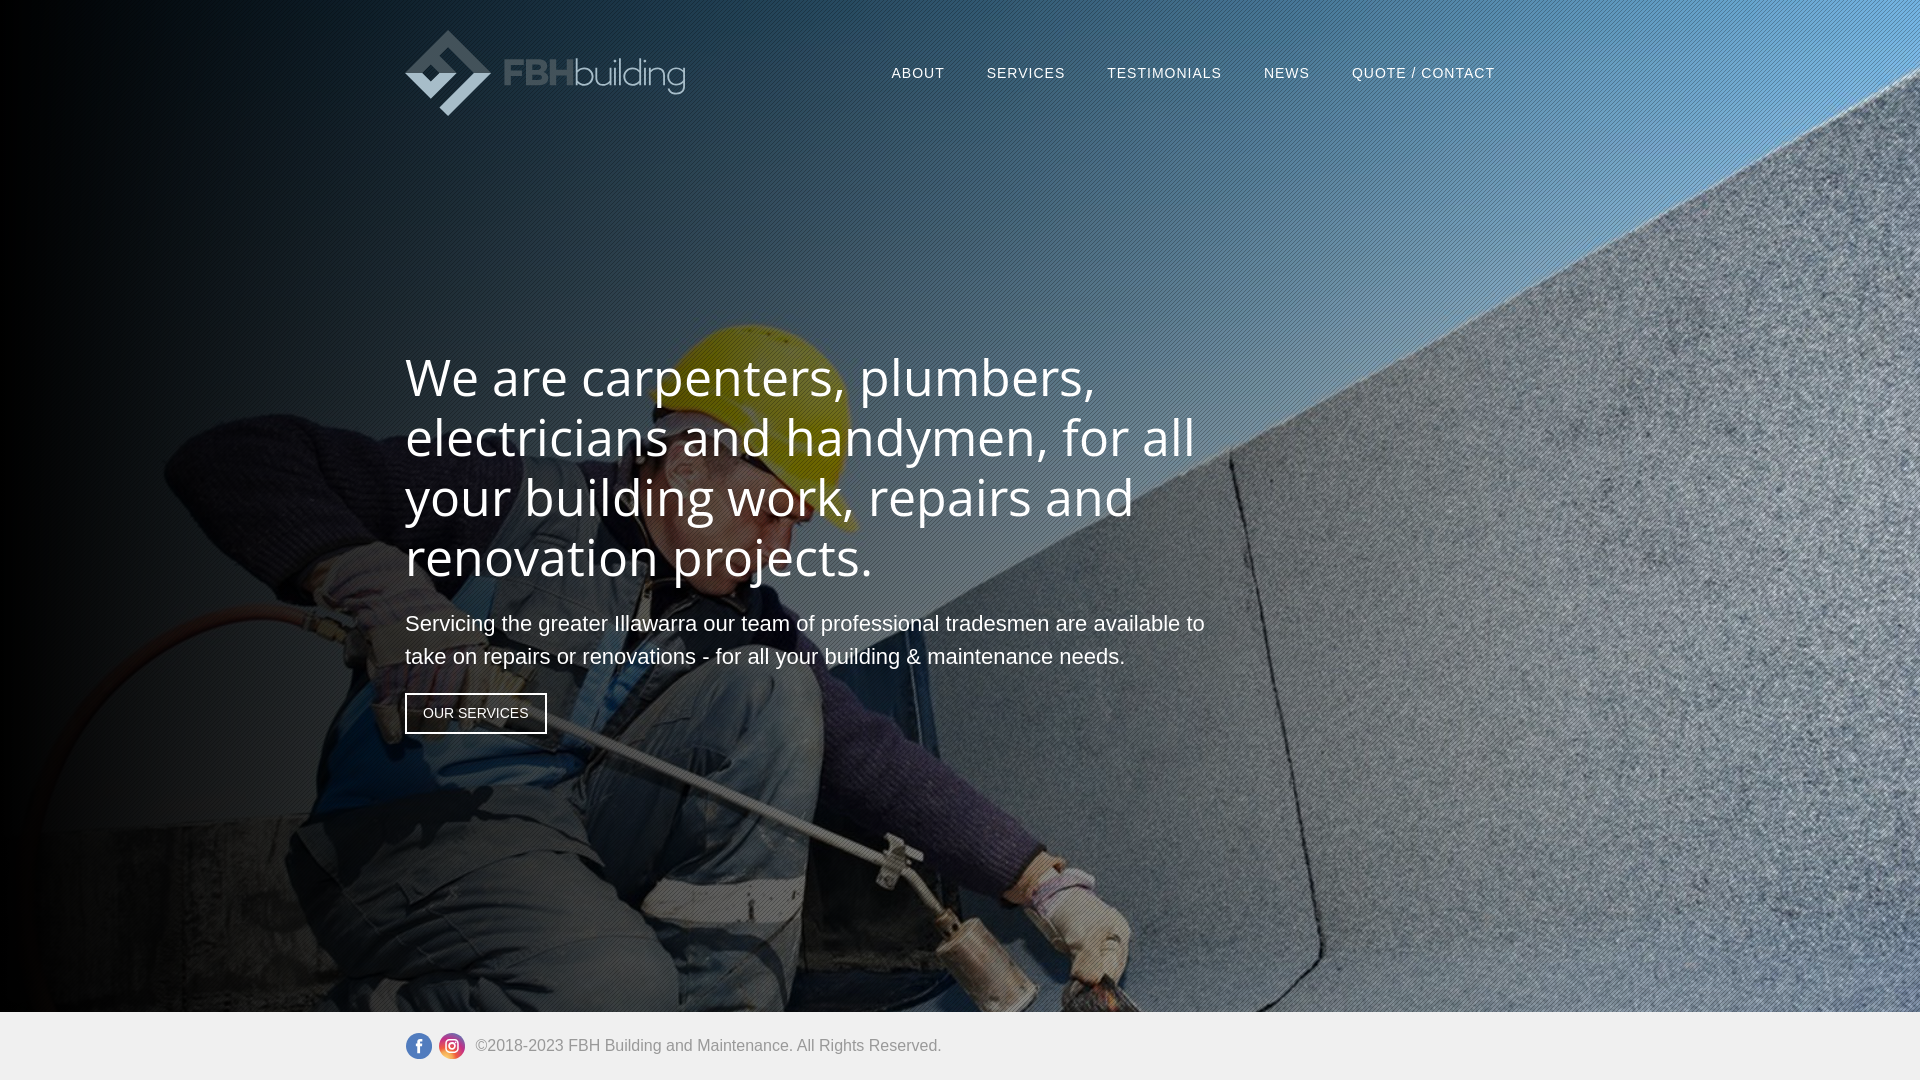 This screenshot has height=1080, width=1920. Describe the element at coordinates (474, 711) in the screenshot. I see `'OUR SERVICES'` at that location.